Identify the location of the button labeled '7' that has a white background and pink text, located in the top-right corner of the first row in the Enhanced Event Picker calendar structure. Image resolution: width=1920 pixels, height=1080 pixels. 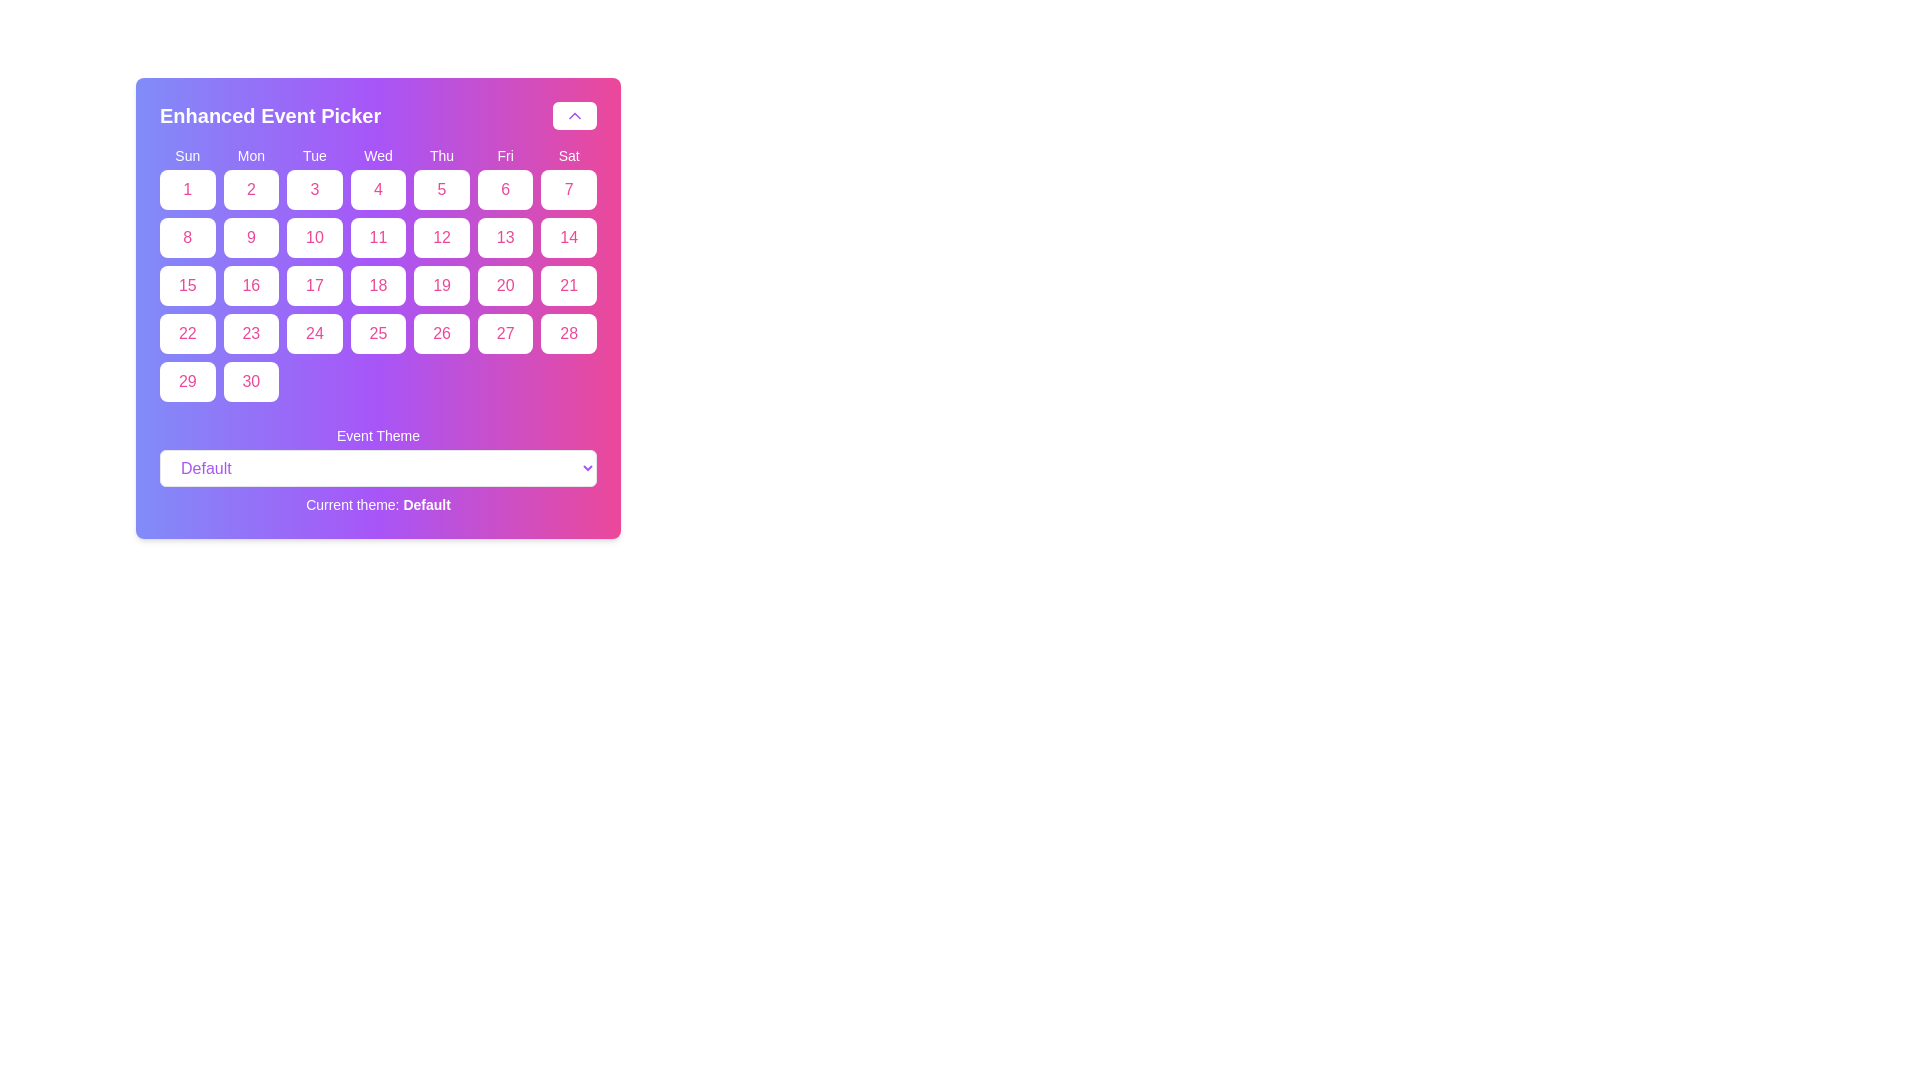
(568, 189).